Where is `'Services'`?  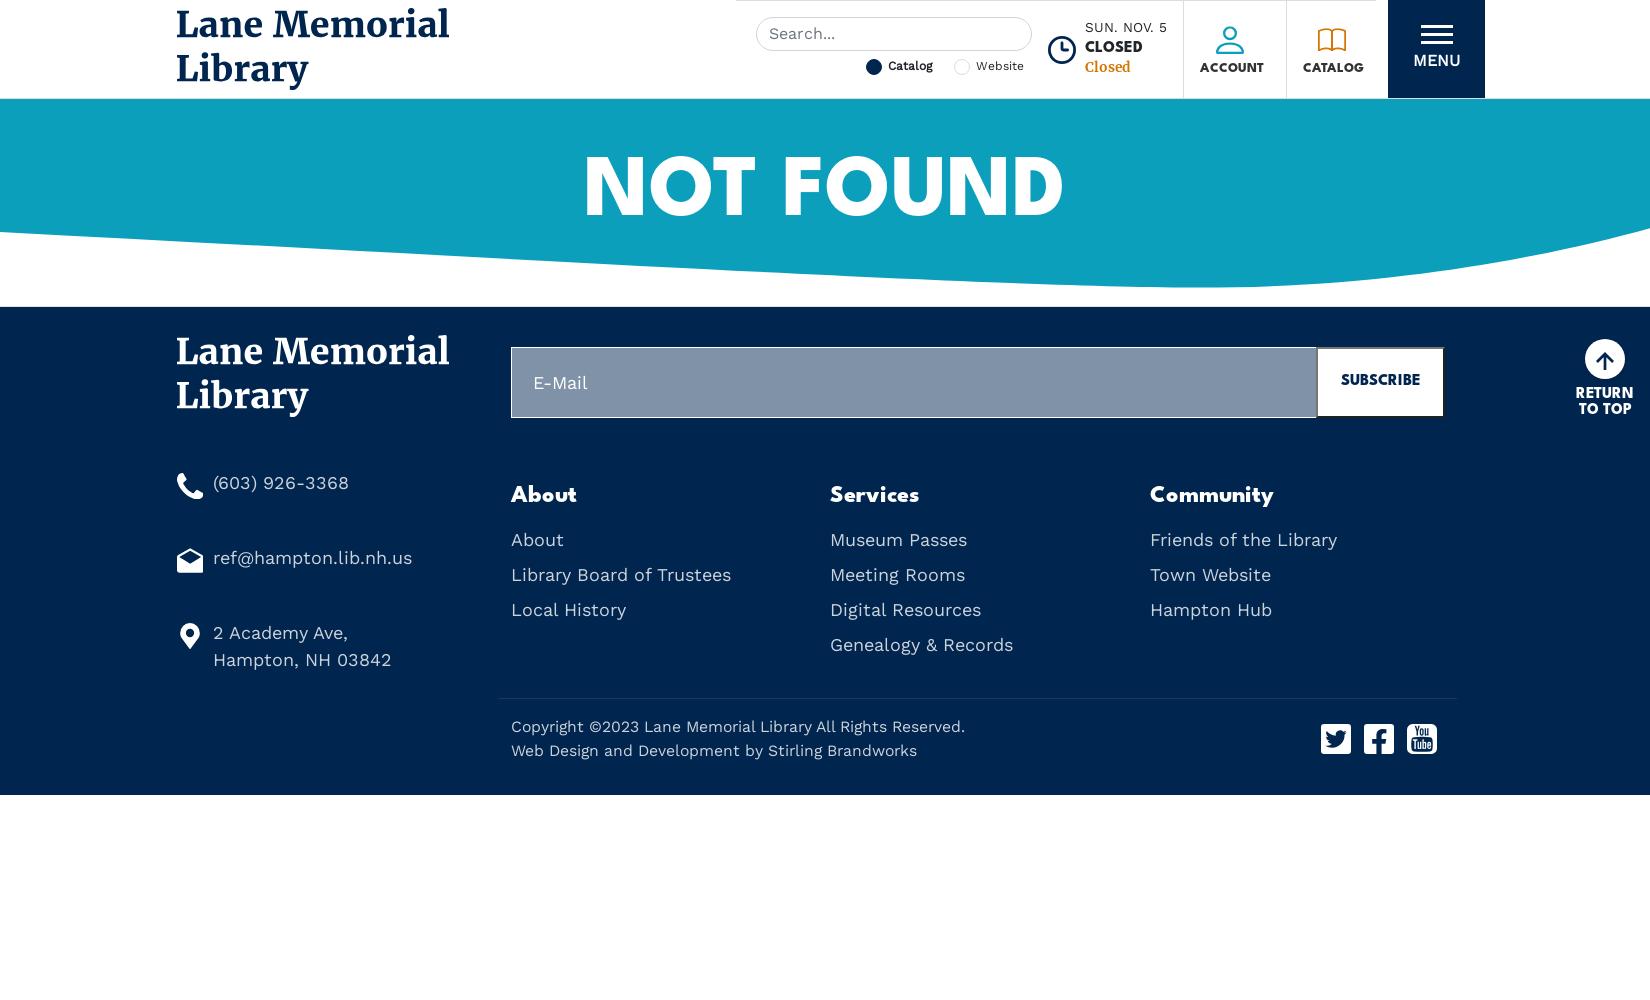
'Services' is located at coordinates (874, 494).